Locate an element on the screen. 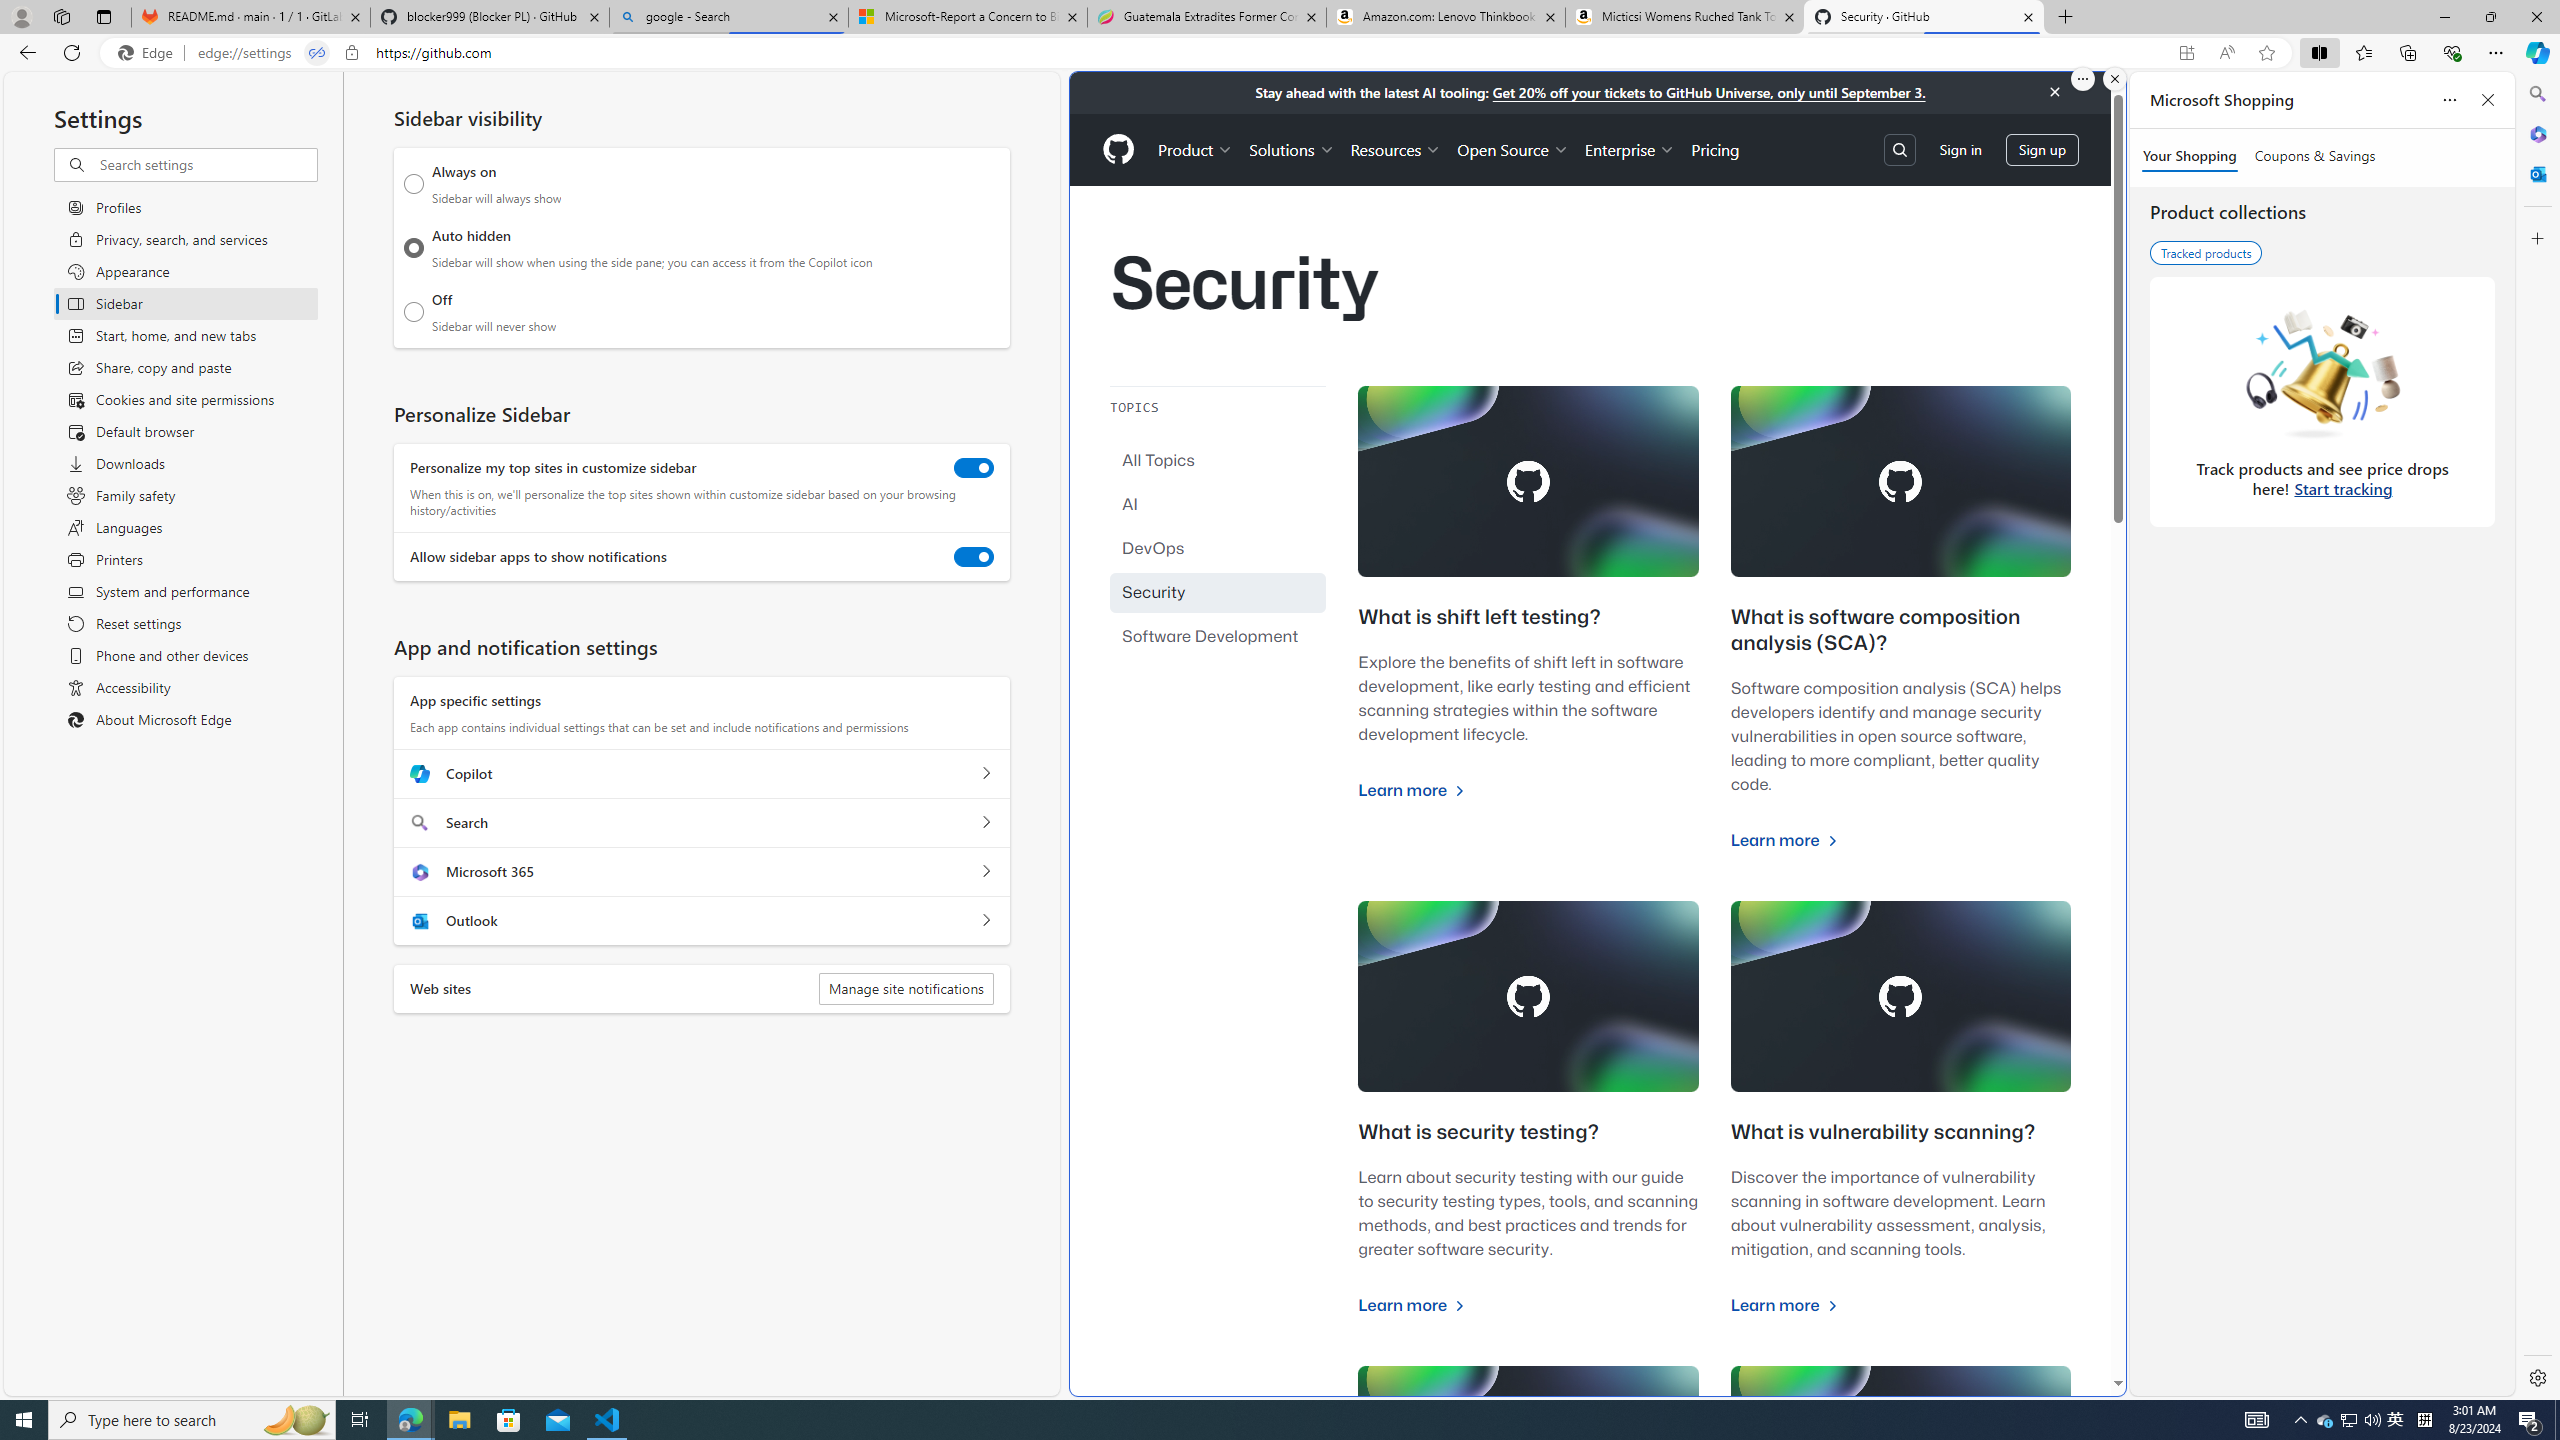 This screenshot has width=2560, height=1440. 'Software Development' is located at coordinates (1218, 635).